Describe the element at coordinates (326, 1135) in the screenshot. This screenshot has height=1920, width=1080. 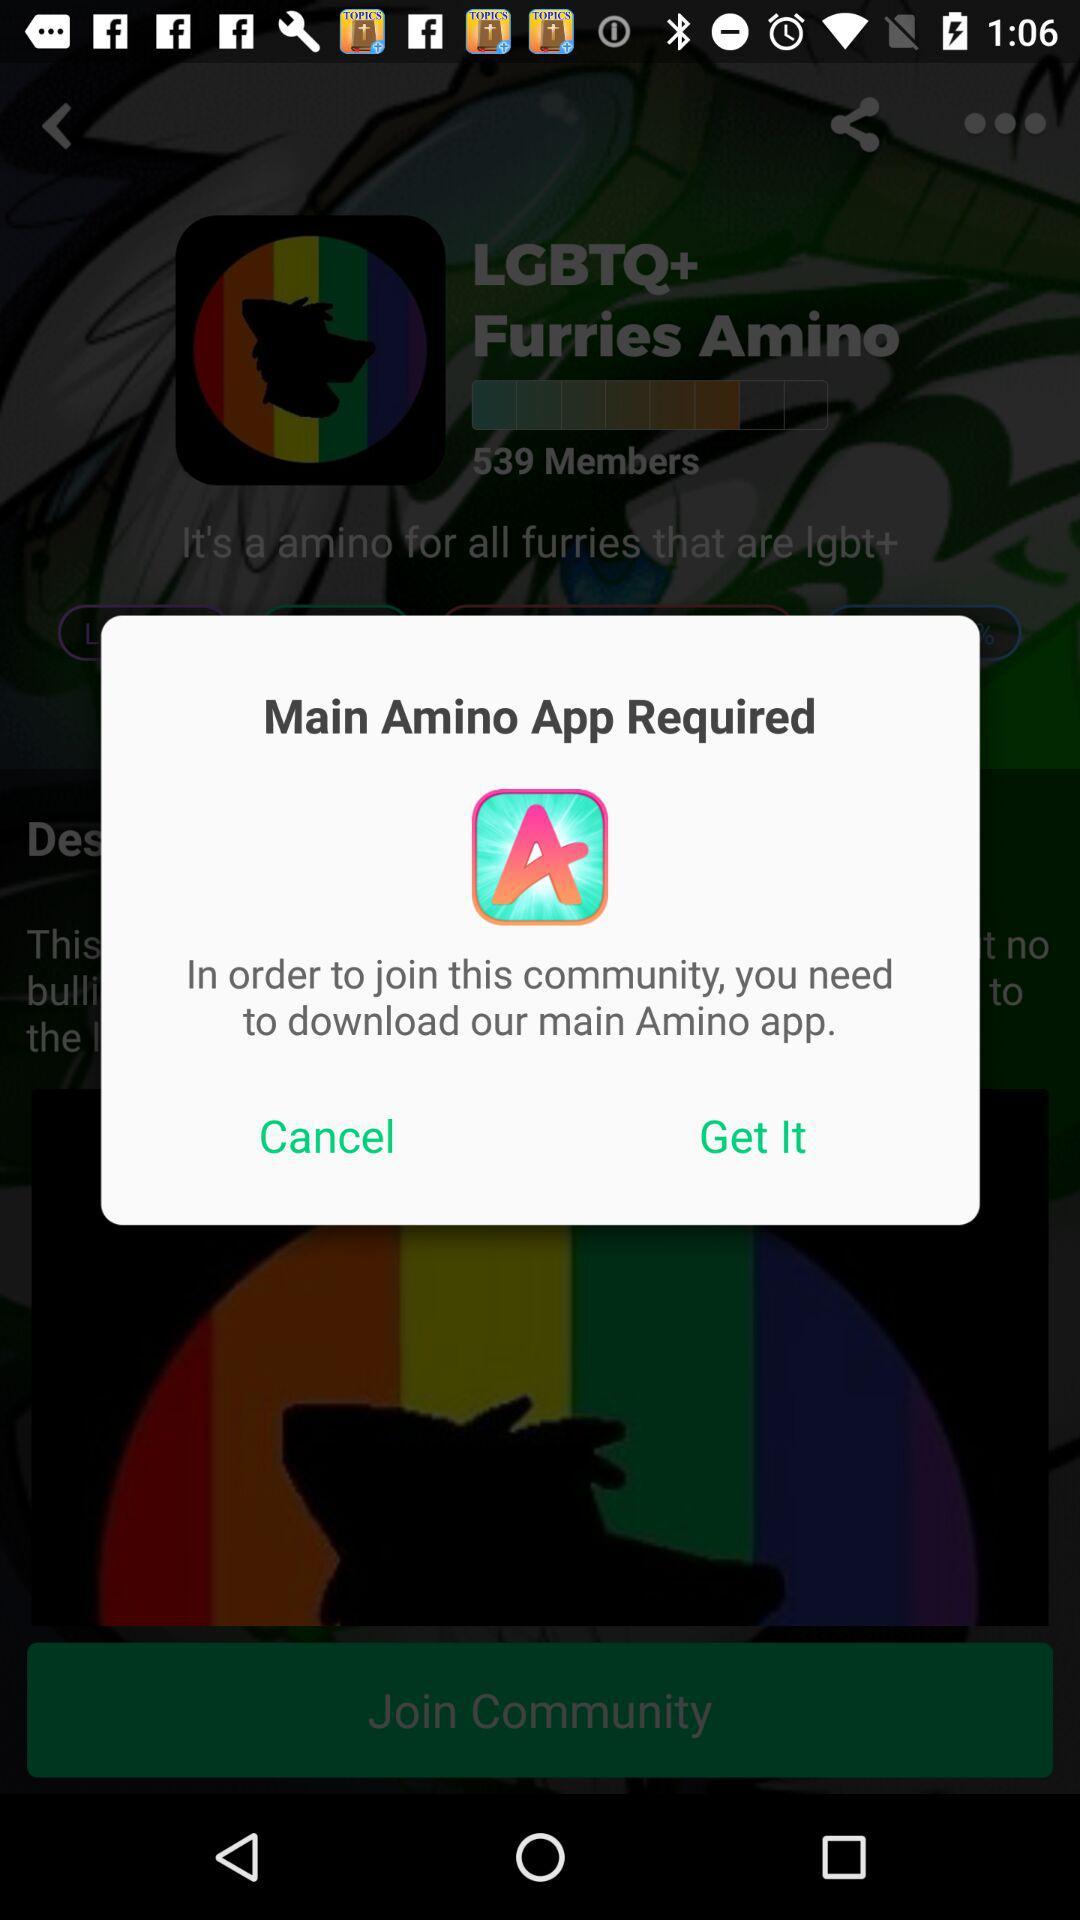
I see `the item on the left` at that location.